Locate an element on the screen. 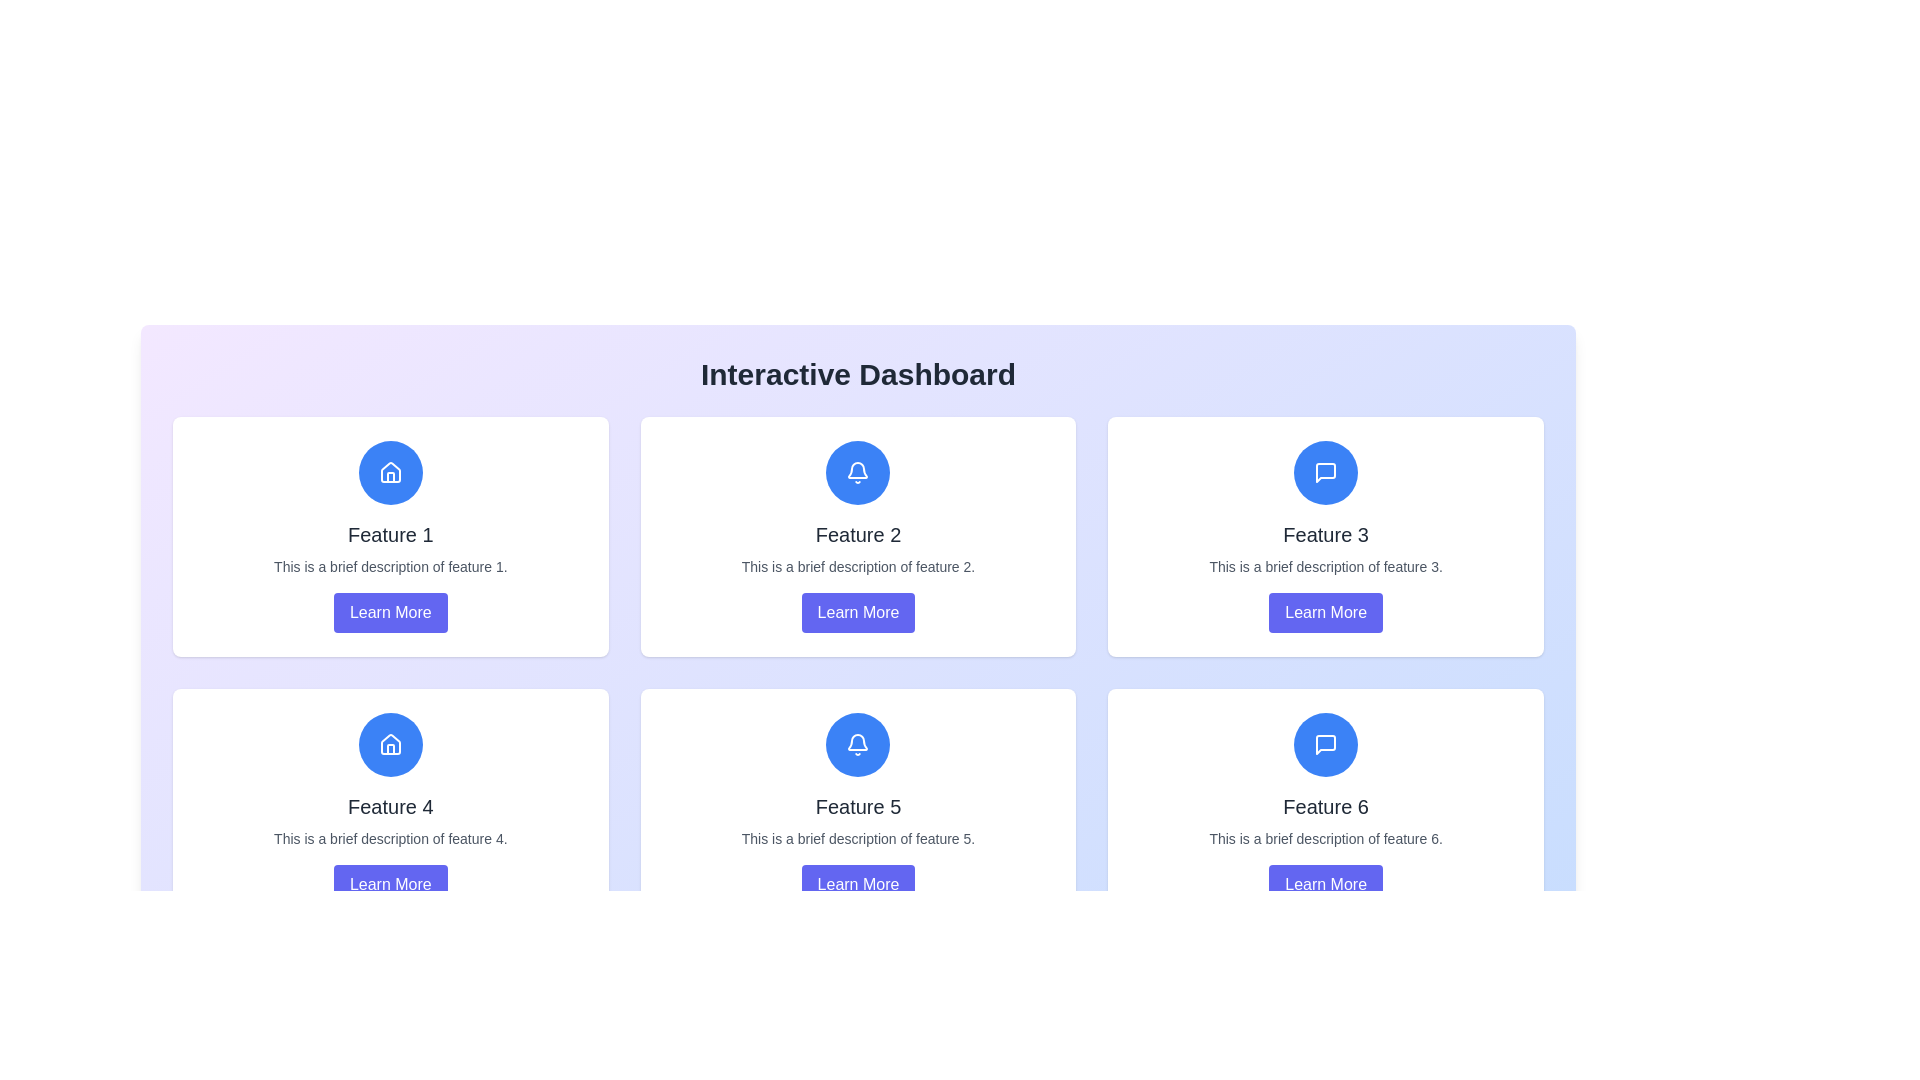 Image resolution: width=1920 pixels, height=1080 pixels. text label that displays 'This is a brief description of feature 2.' located below the title 'Feature 2' in the first row, second column of the grid layout is located at coordinates (858, 567).